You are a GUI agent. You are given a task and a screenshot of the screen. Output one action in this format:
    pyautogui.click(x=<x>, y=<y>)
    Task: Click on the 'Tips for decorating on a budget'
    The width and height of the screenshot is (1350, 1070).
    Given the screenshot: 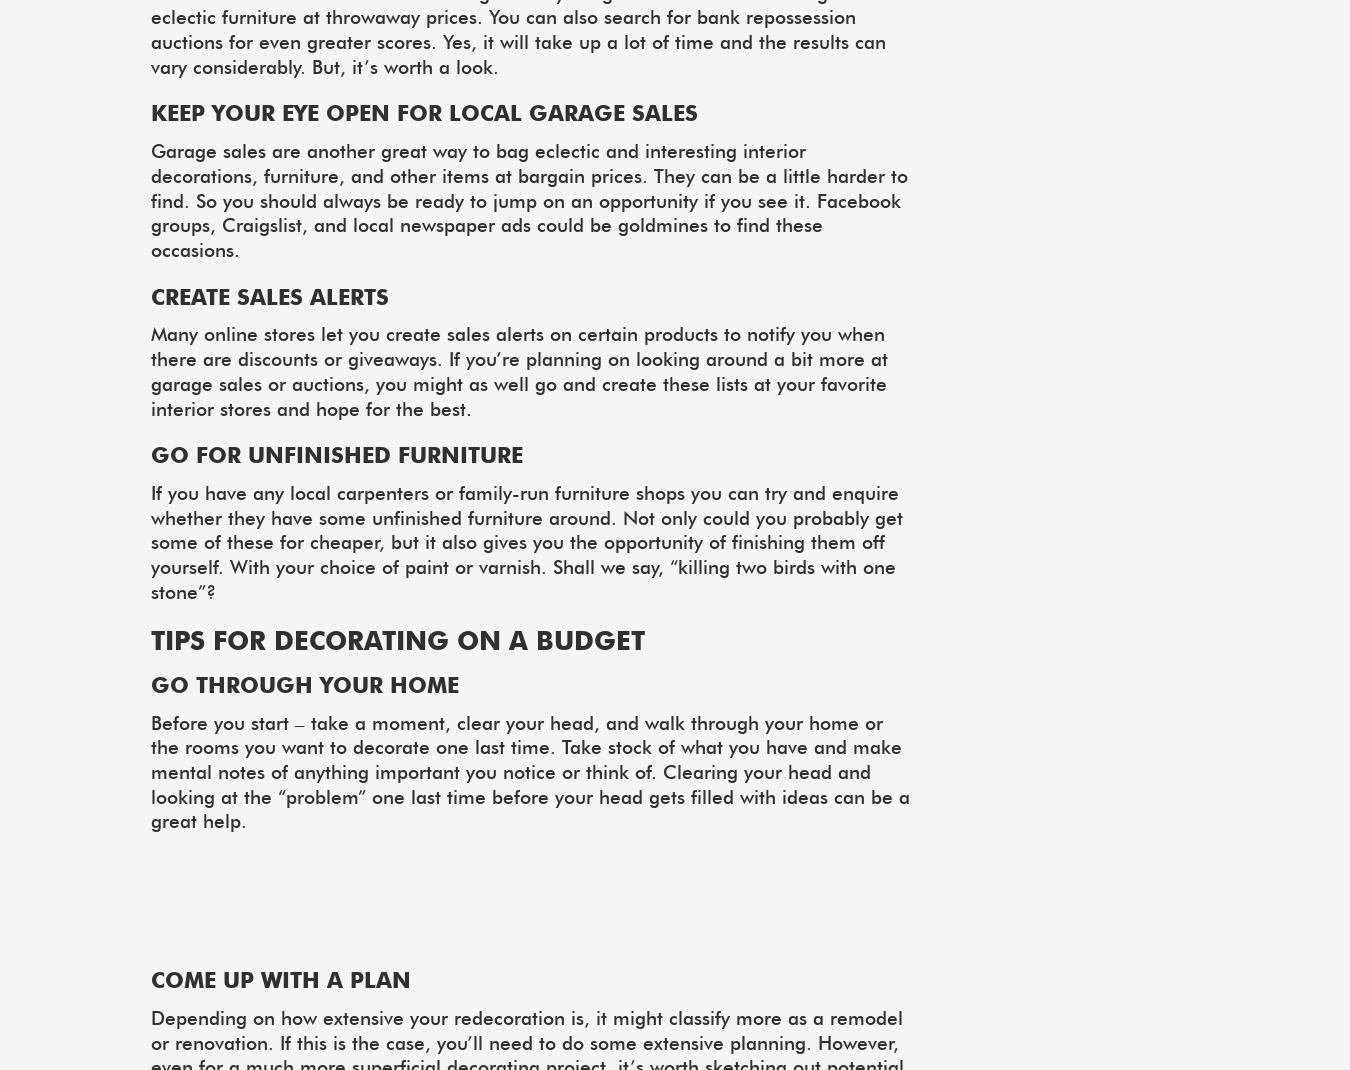 What is the action you would take?
    pyautogui.click(x=397, y=640)
    